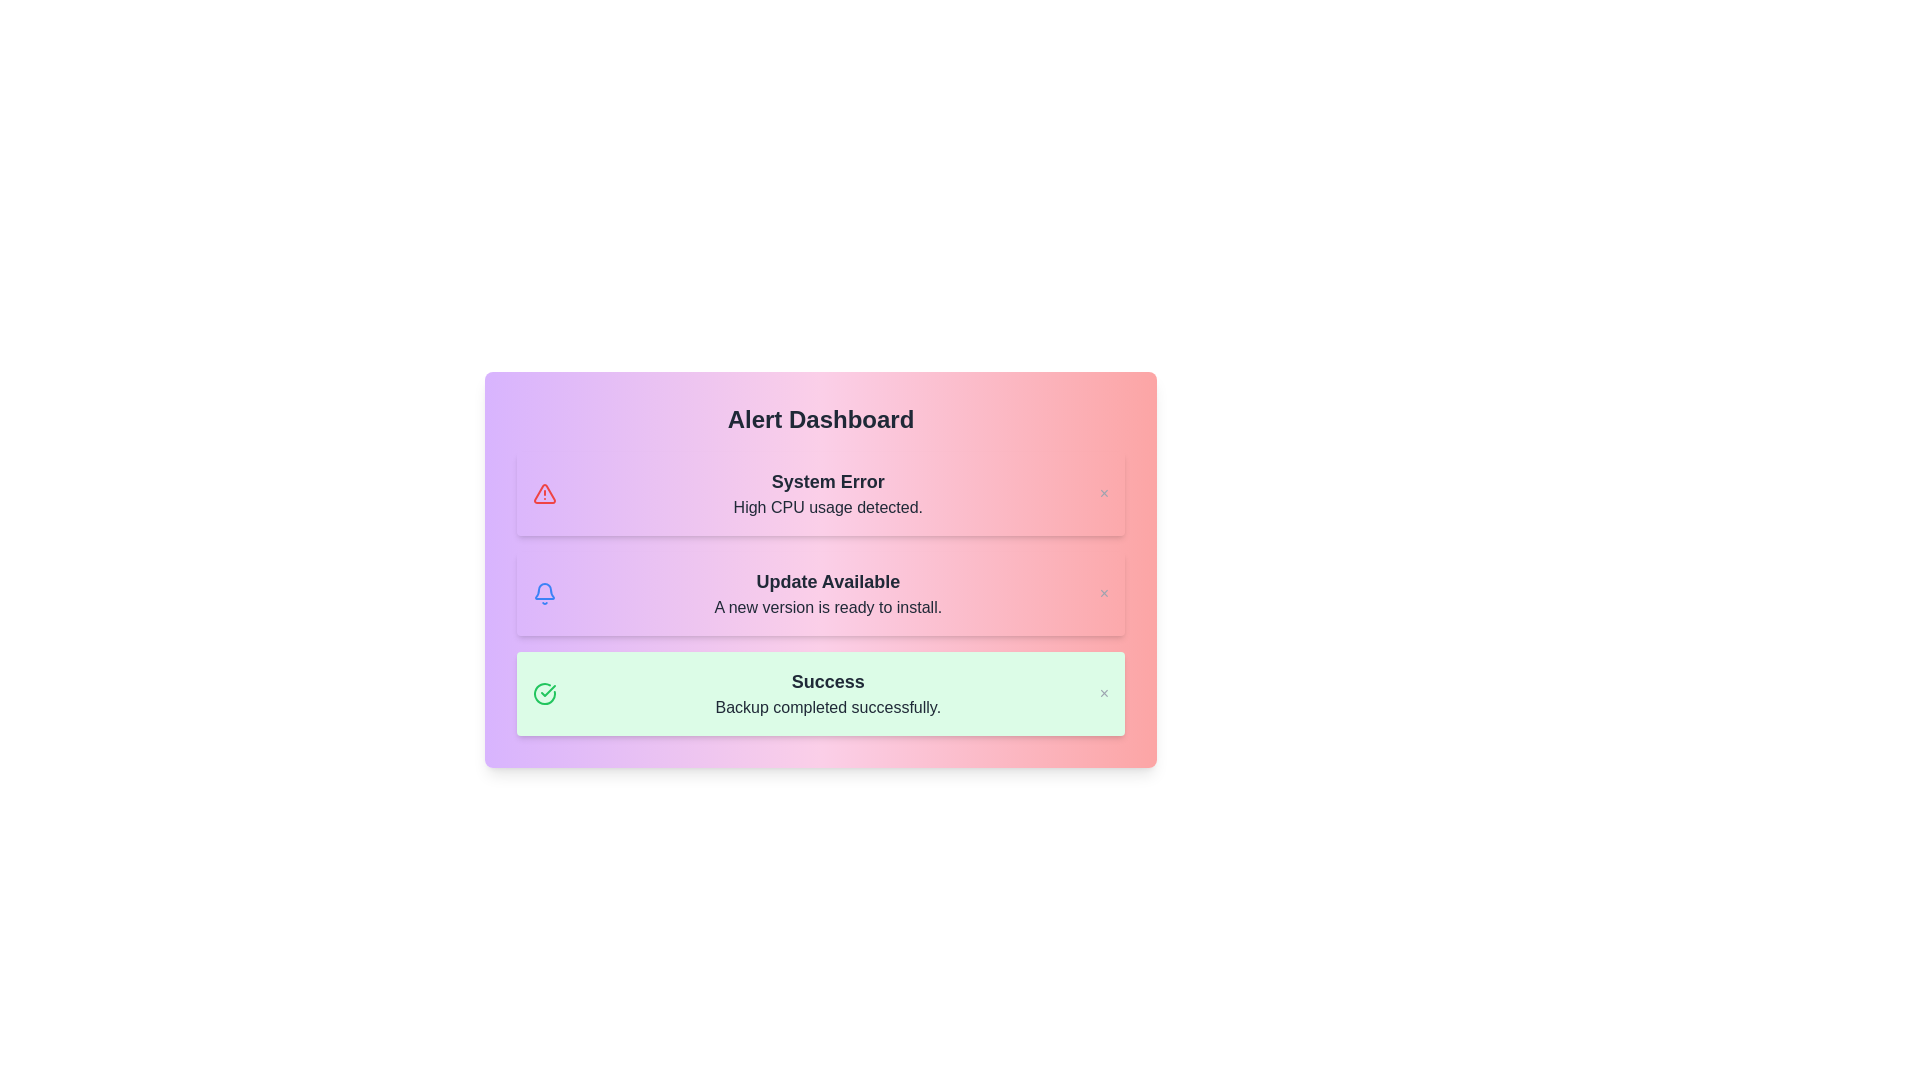  What do you see at coordinates (1103, 593) in the screenshot?
I see `the close button to dismiss the notification with title 'Update Available'` at bounding box center [1103, 593].